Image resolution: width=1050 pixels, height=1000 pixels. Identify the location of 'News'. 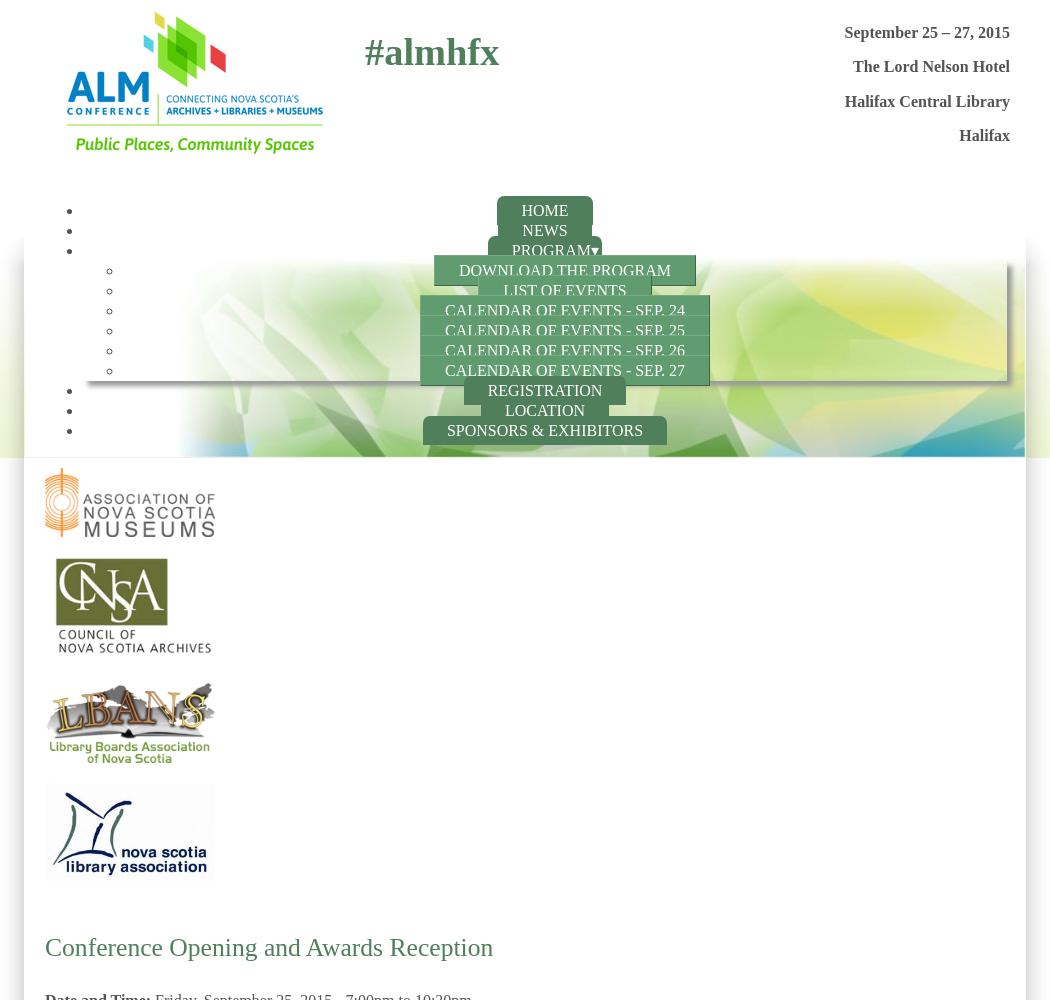
(544, 229).